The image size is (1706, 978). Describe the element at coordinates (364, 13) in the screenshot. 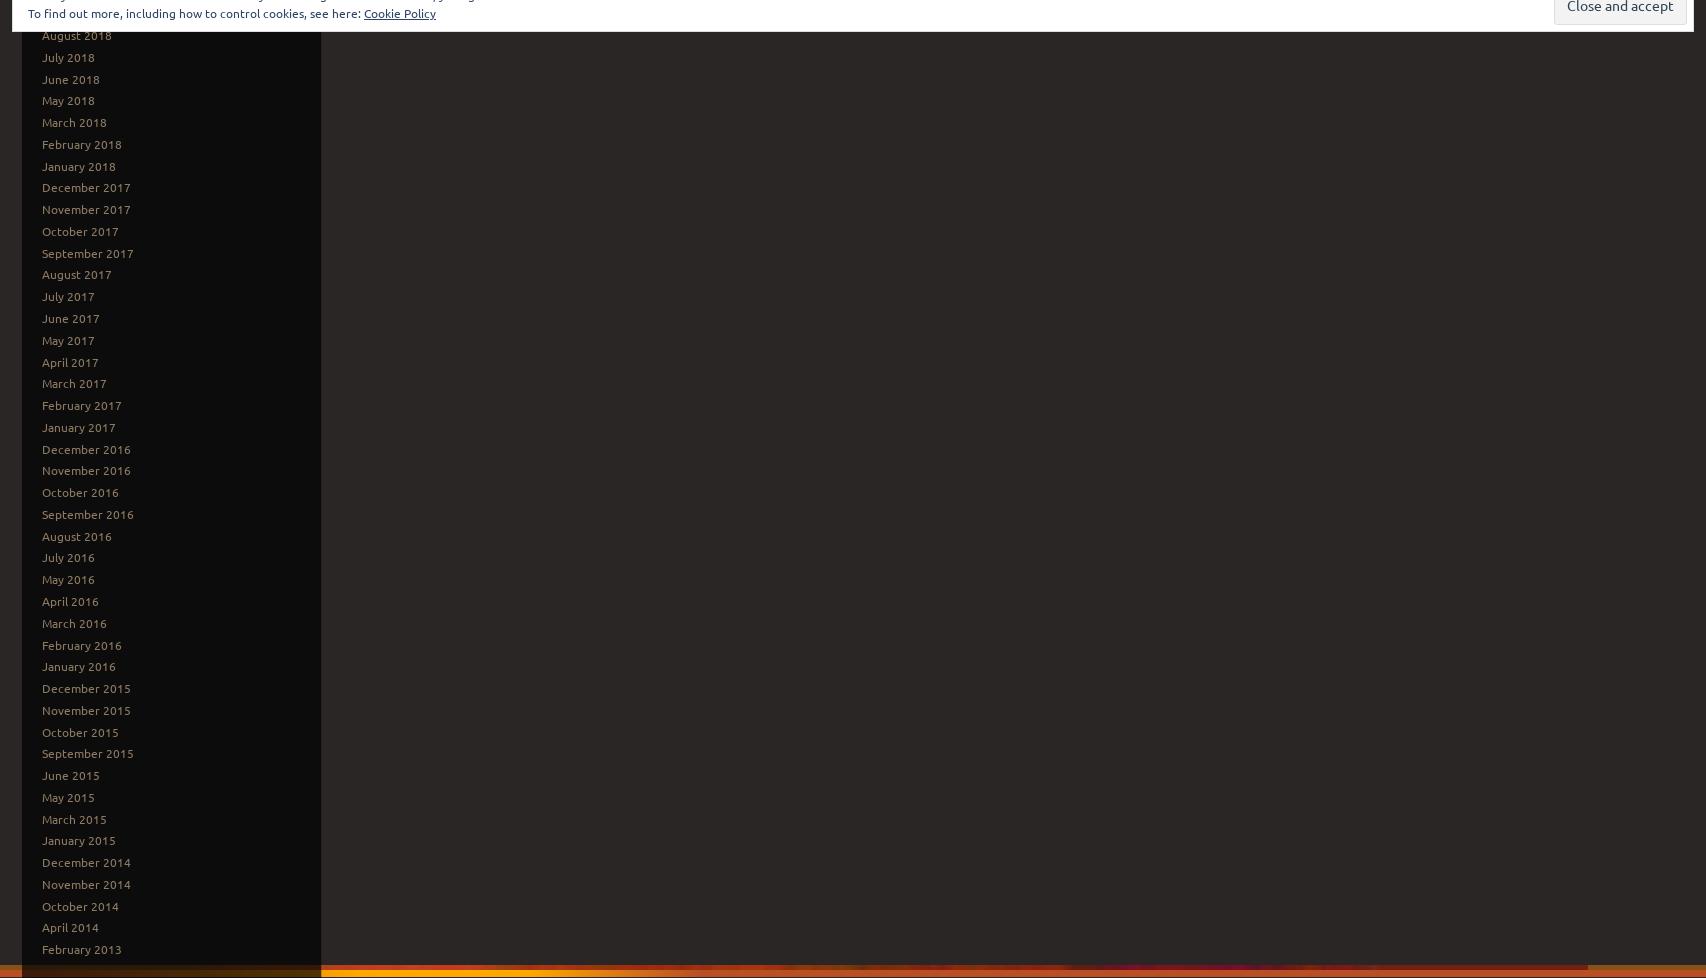

I see `'Cookie Policy'` at that location.